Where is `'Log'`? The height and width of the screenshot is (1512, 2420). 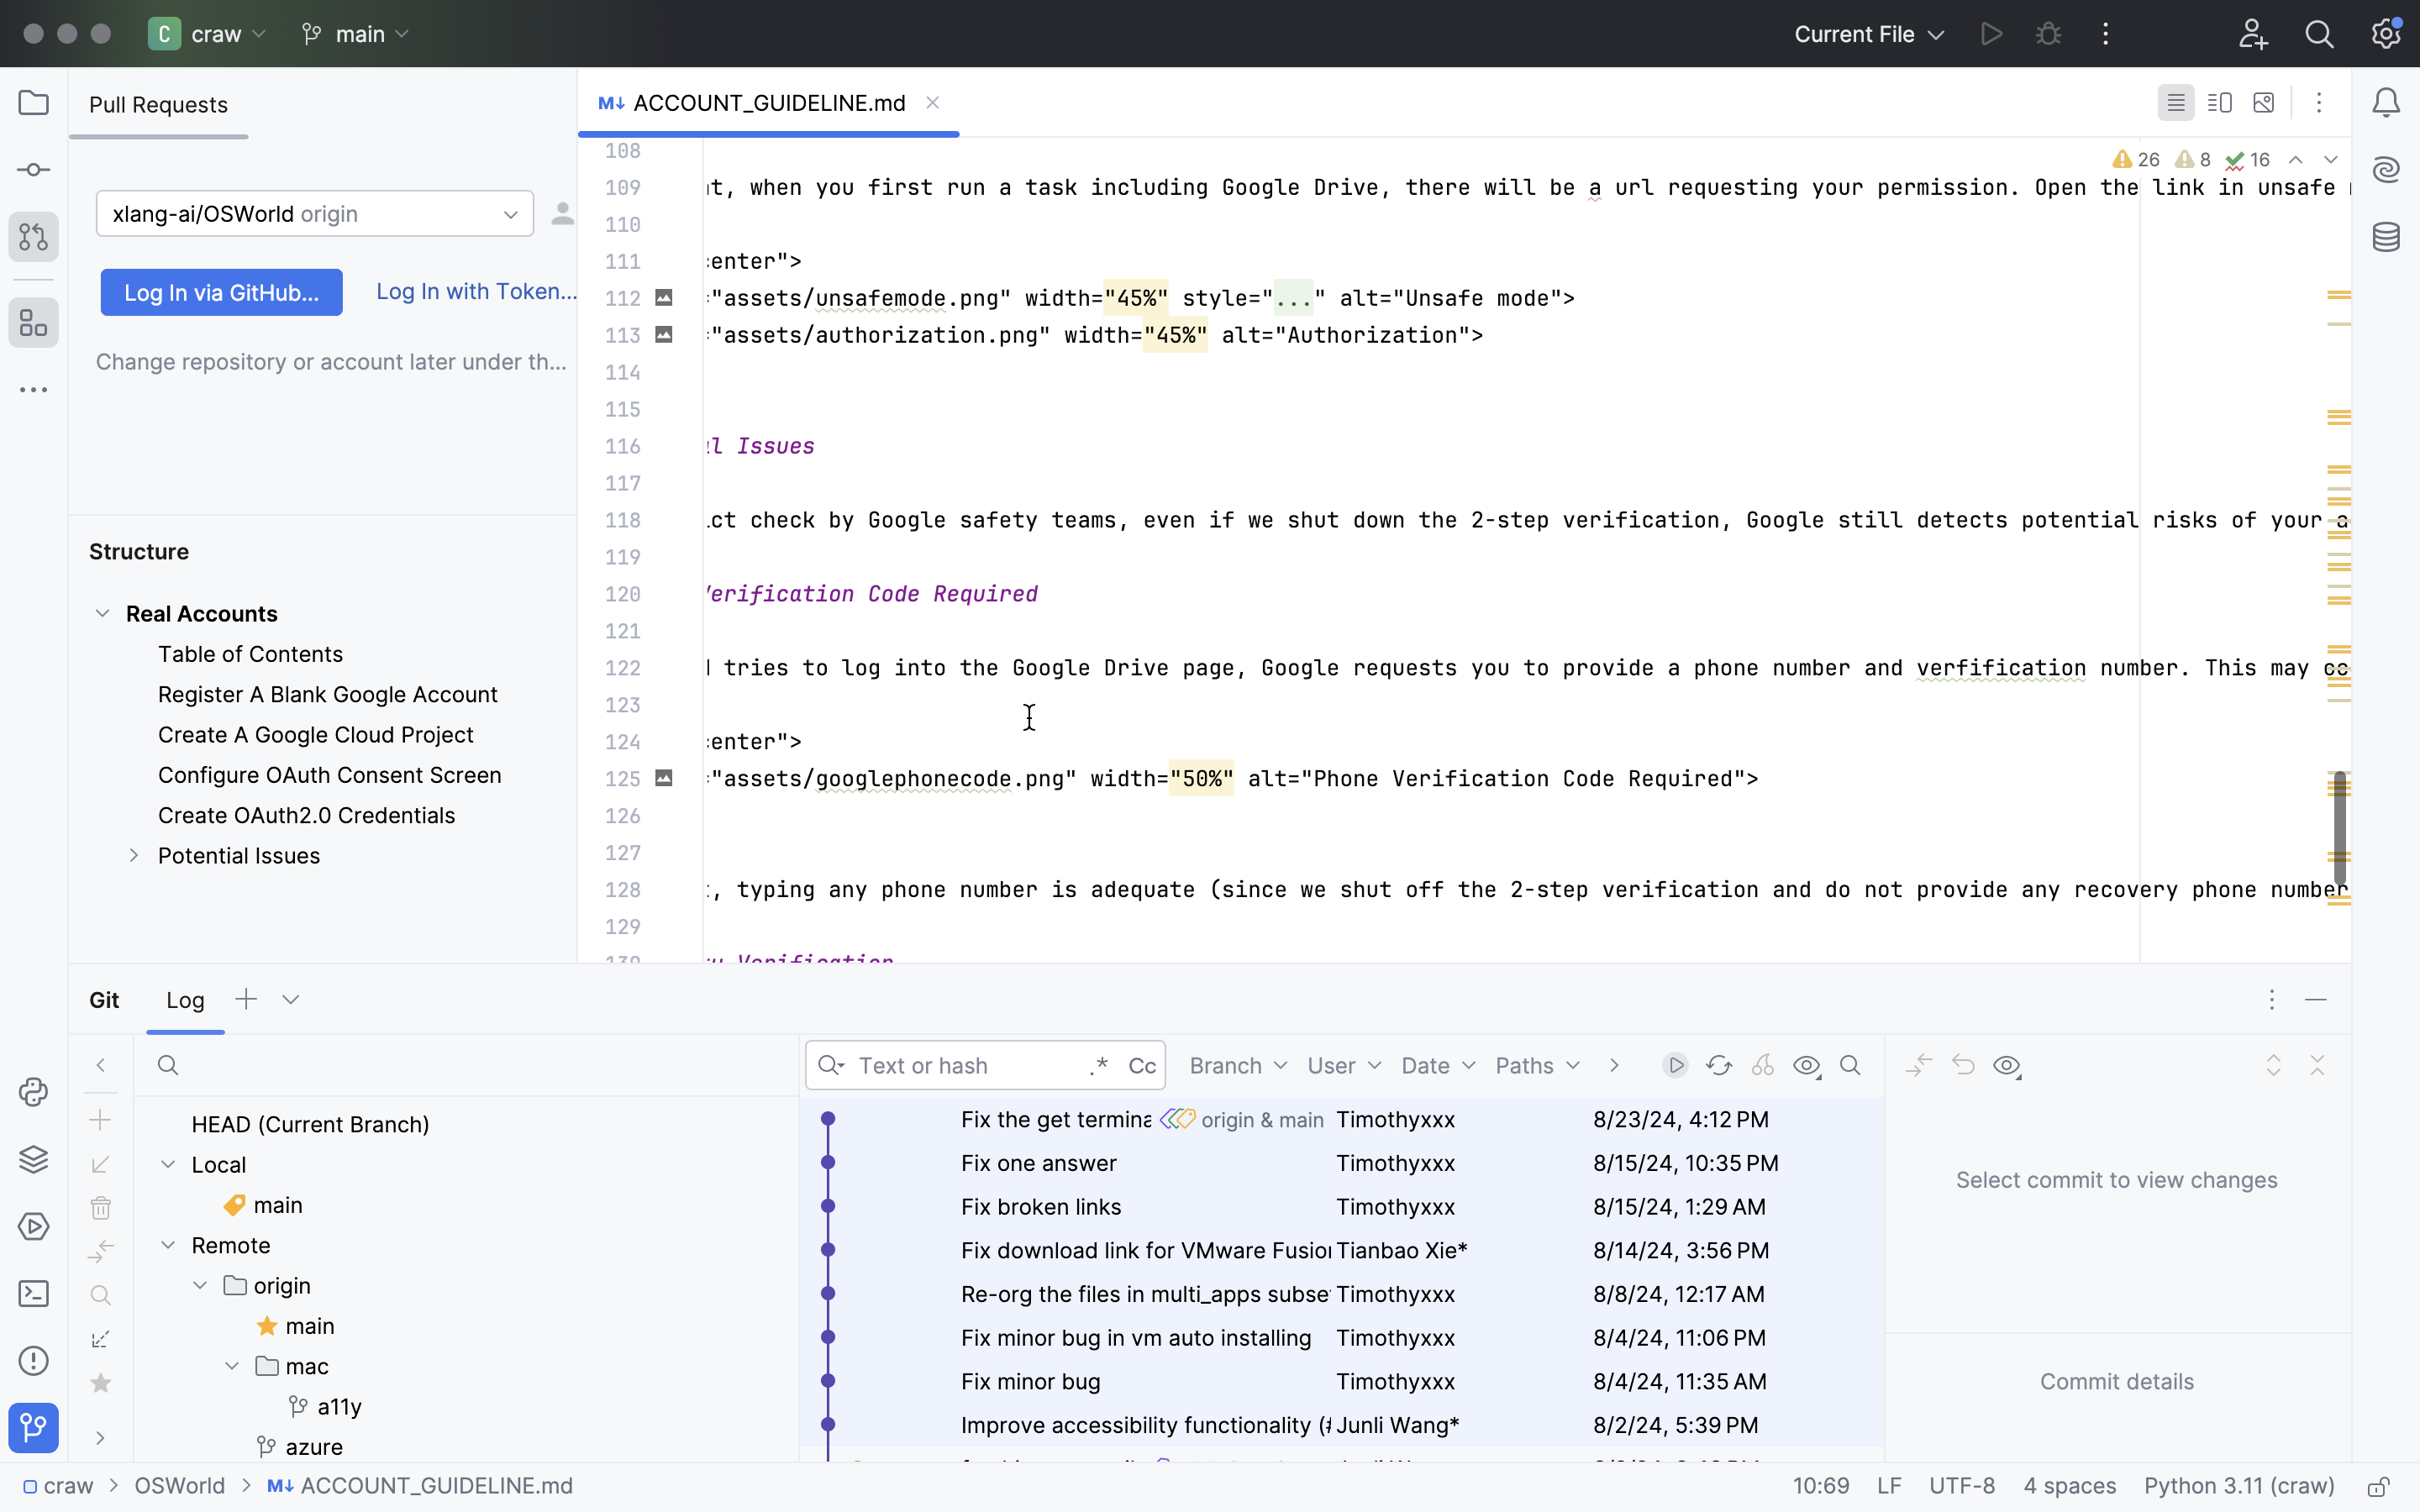 'Log' is located at coordinates (185, 999).